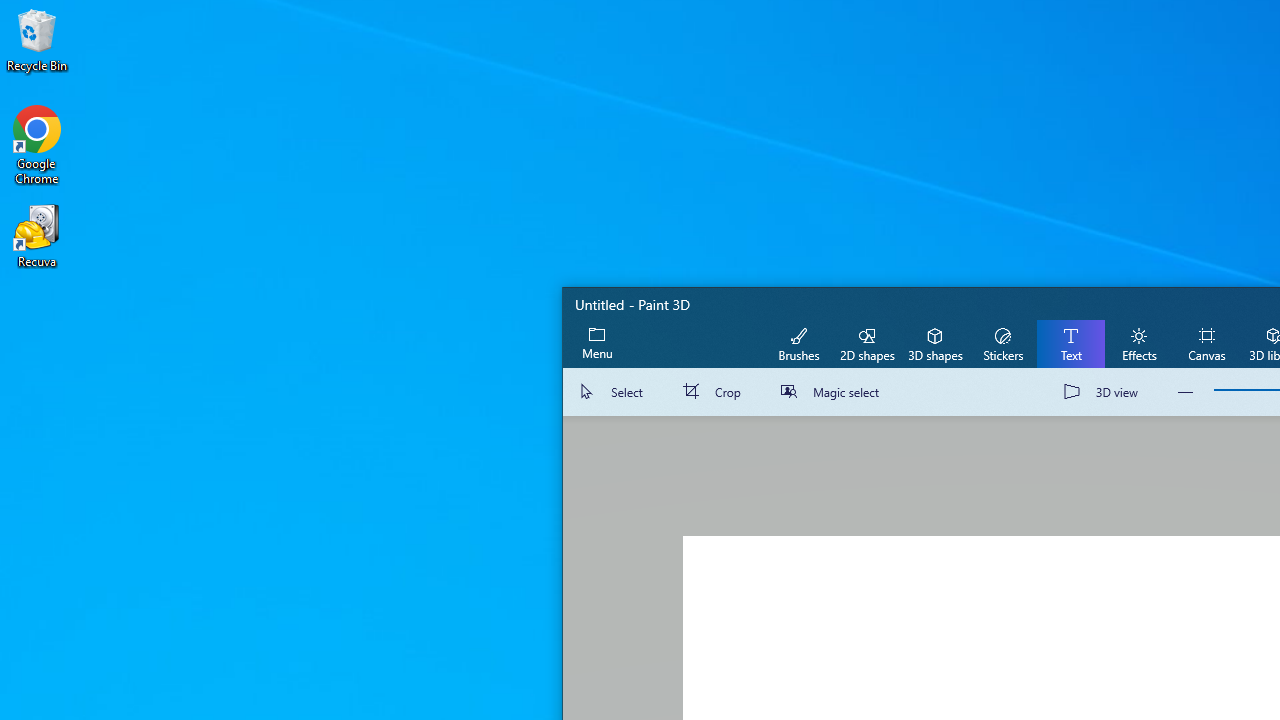  Describe the element at coordinates (596, 342) in the screenshot. I see `'Expand menu'` at that location.